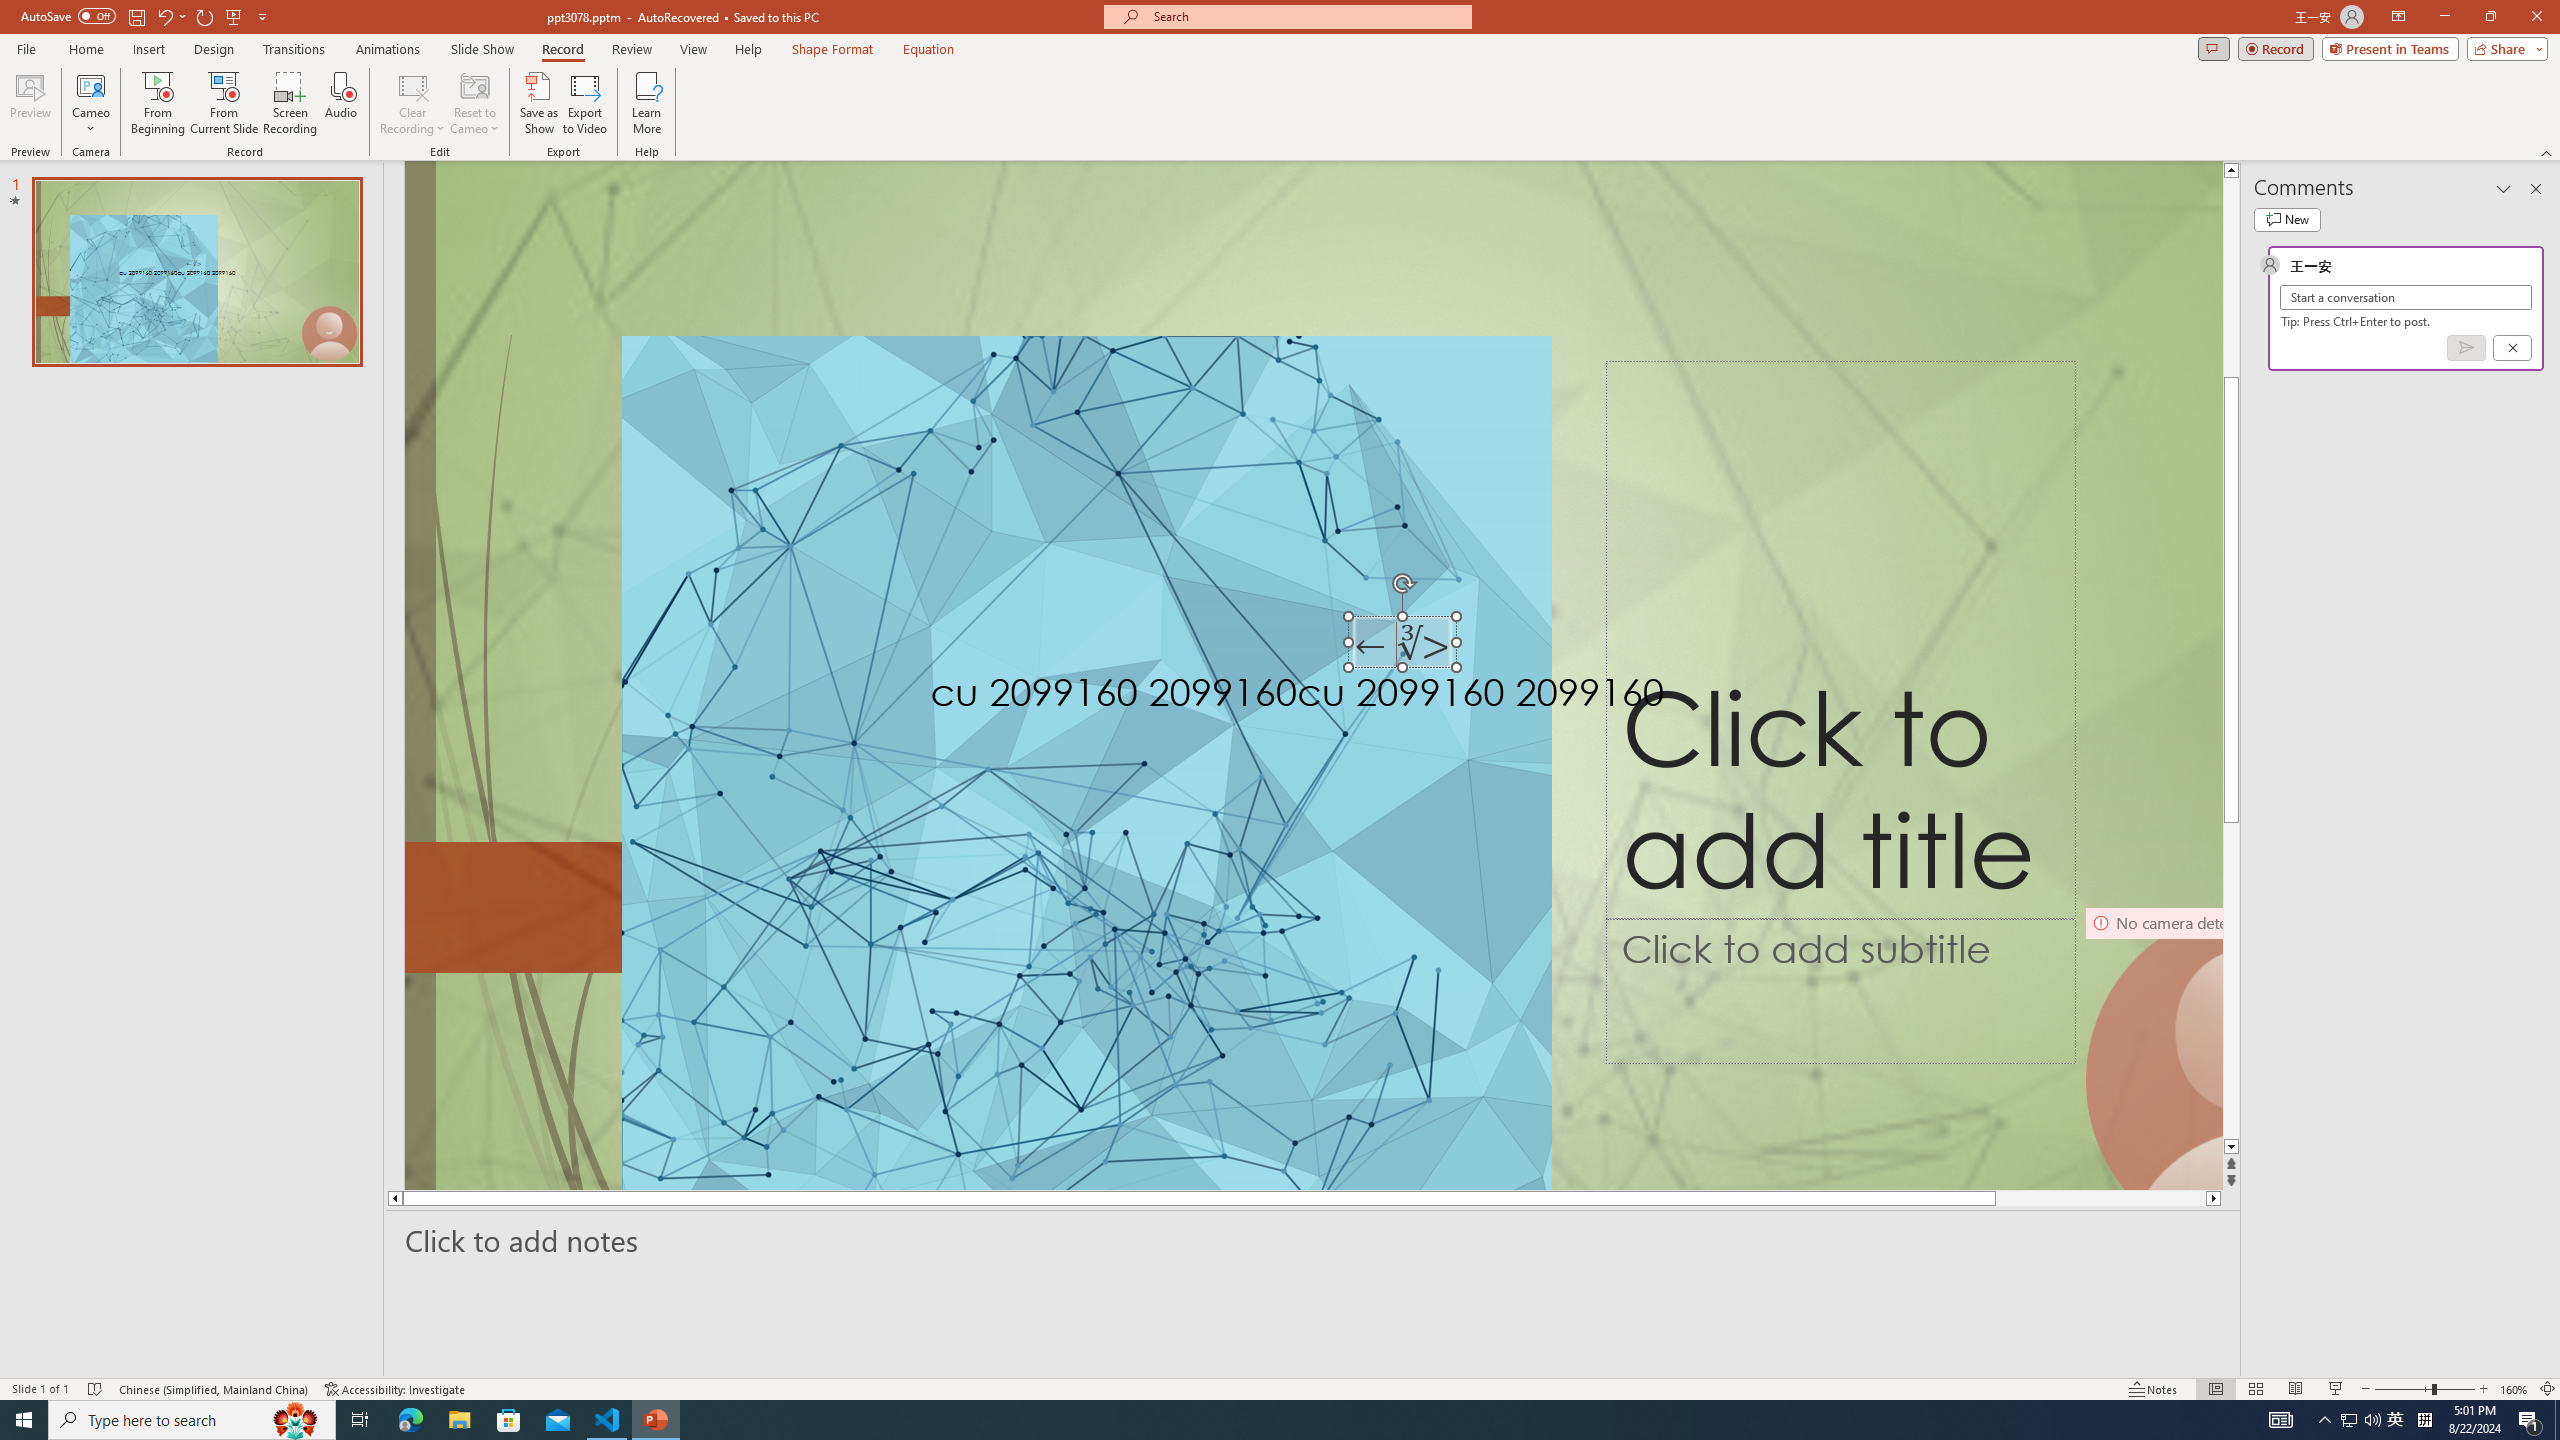 The height and width of the screenshot is (1440, 2560). I want to click on 'TextBox 7', so click(1402, 644).